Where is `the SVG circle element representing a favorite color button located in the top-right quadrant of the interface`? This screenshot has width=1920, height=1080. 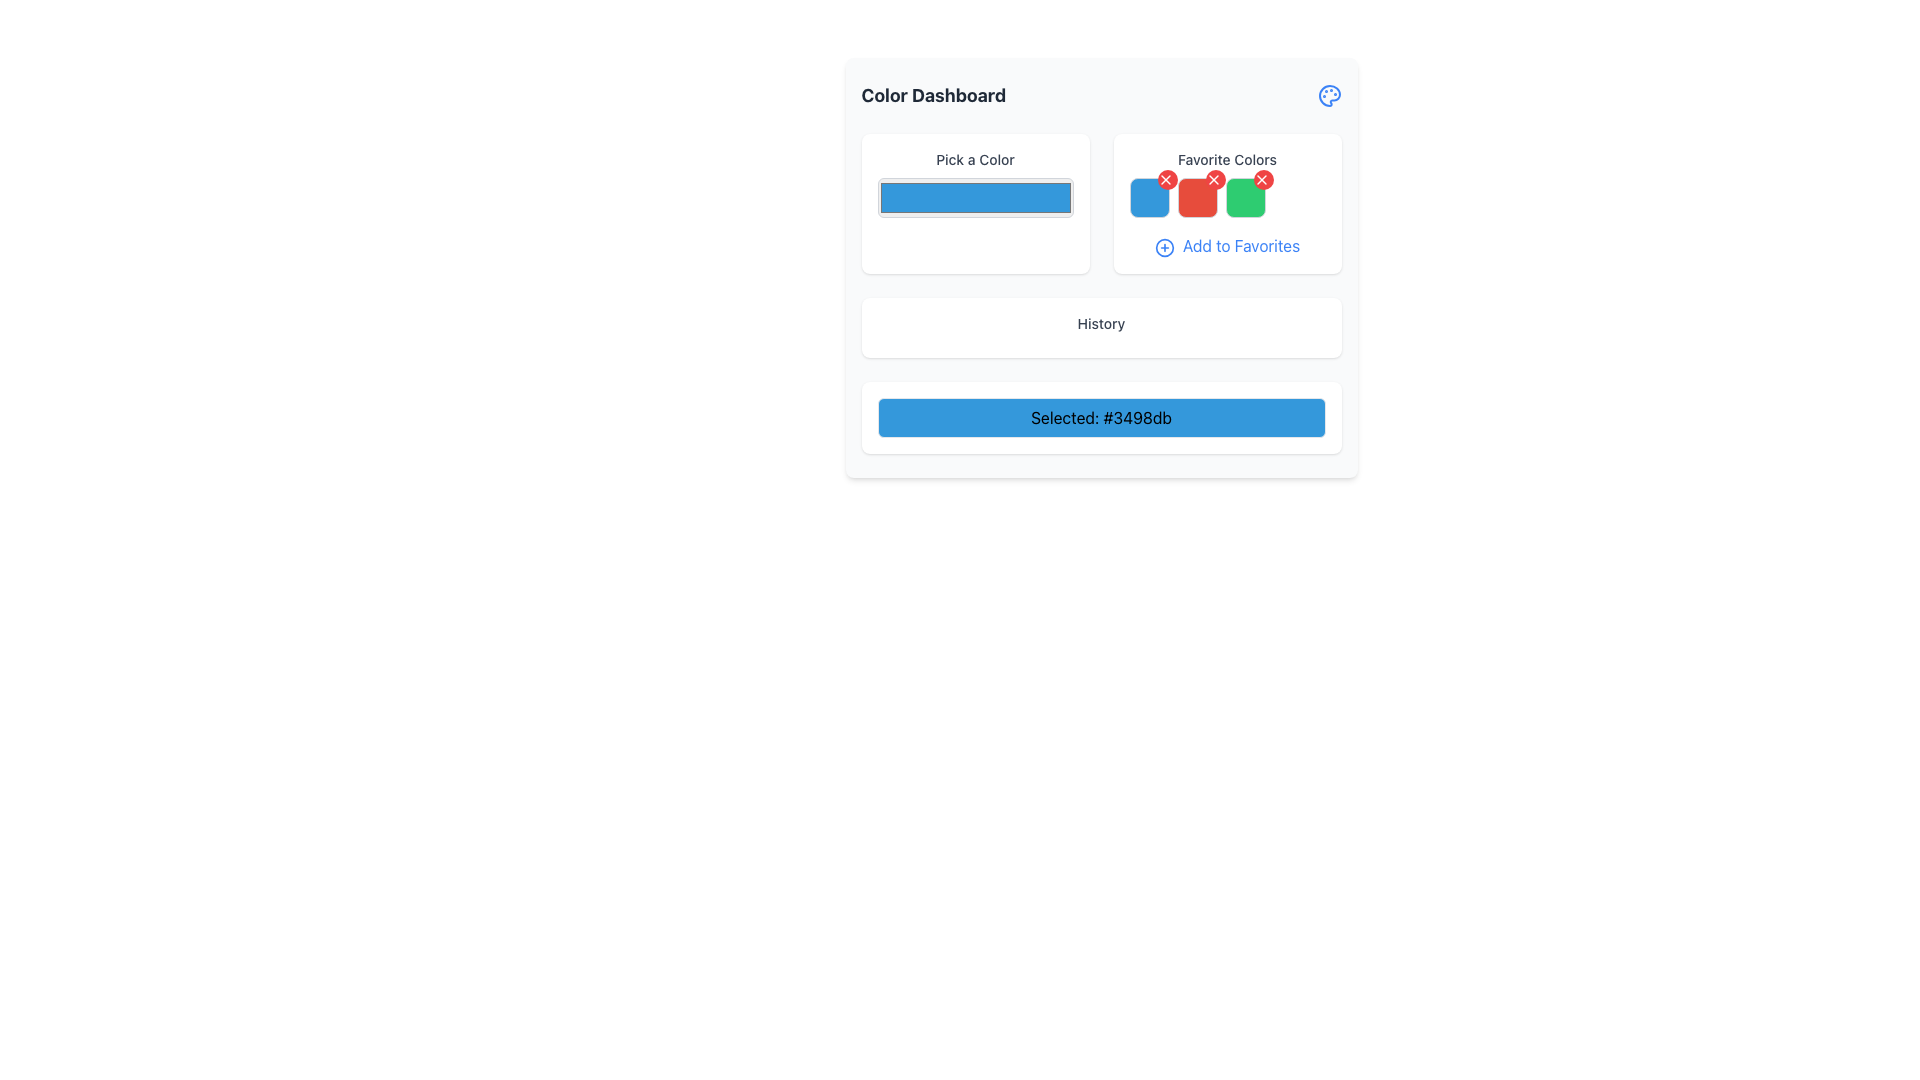 the SVG circle element representing a favorite color button located in the top-right quadrant of the interface is located at coordinates (1164, 246).